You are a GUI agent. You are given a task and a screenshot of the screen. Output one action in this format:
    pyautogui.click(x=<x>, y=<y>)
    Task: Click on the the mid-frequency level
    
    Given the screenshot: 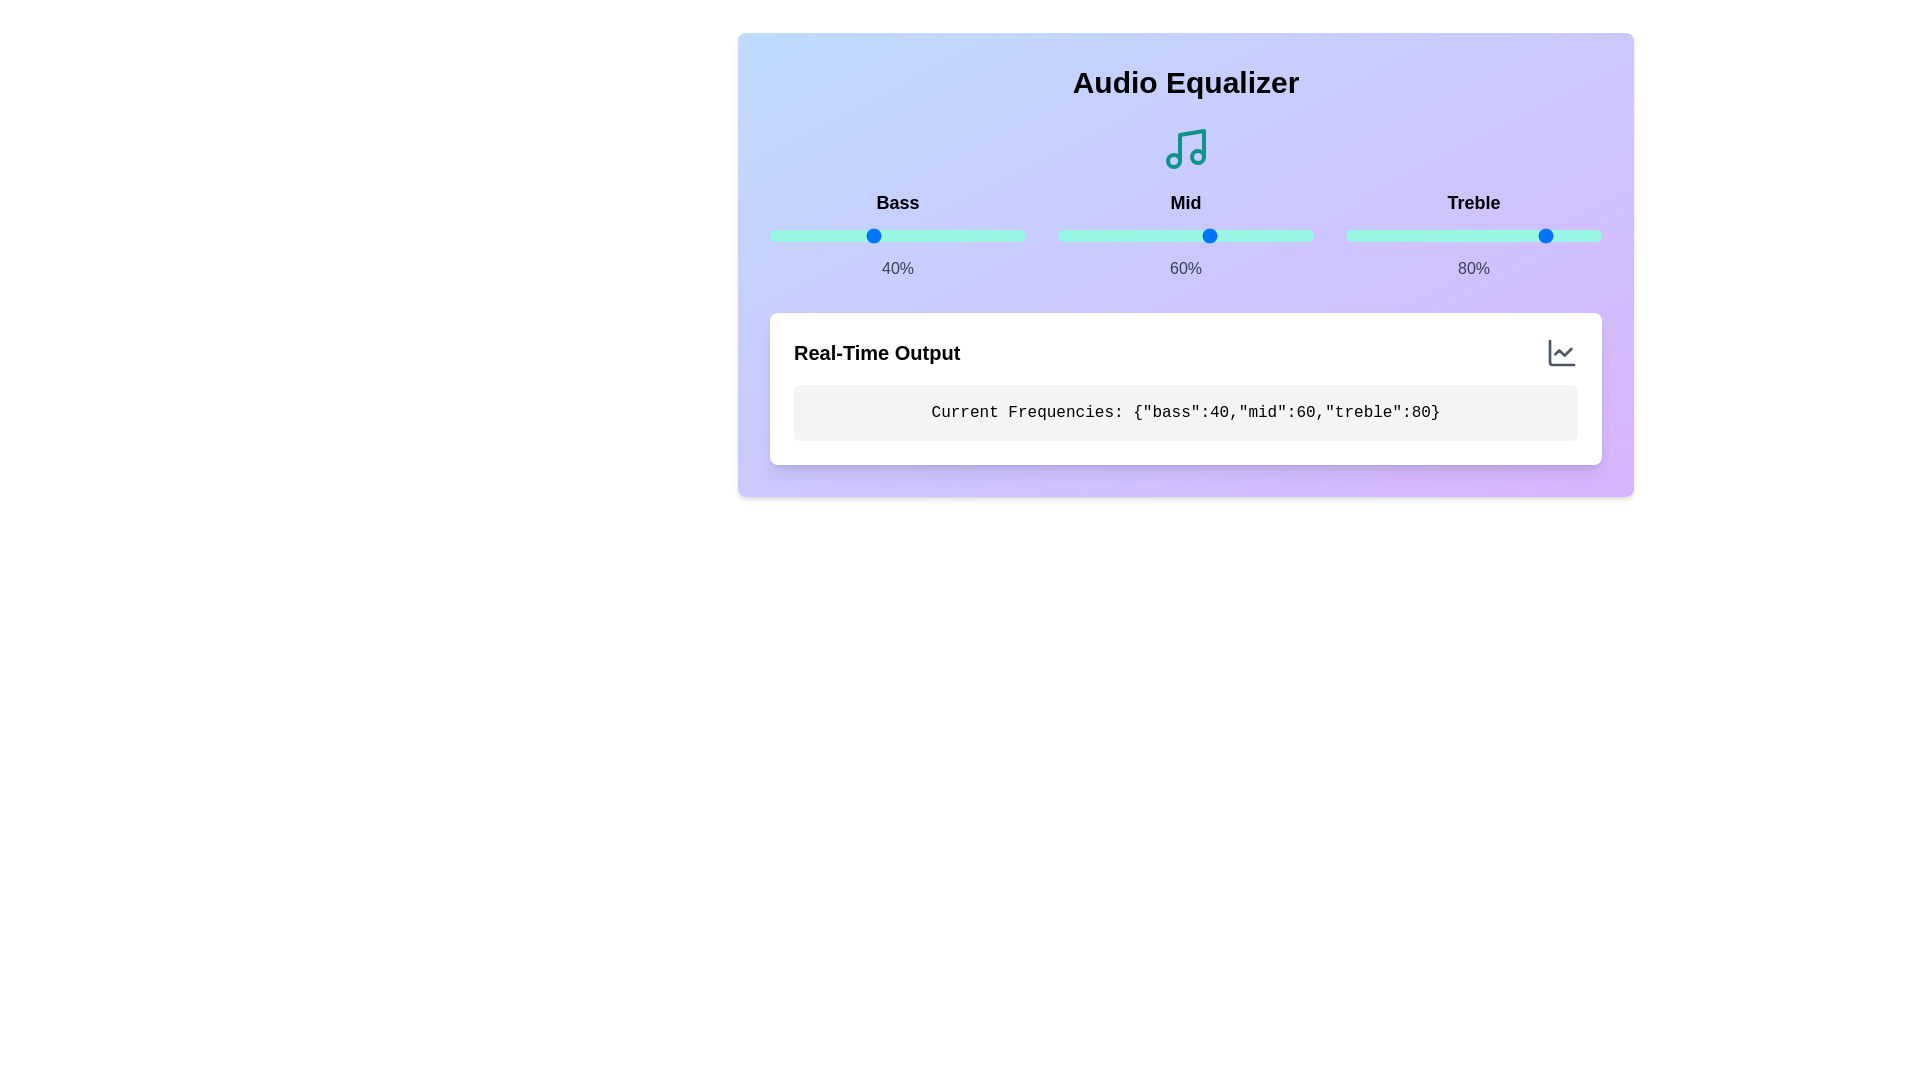 What is the action you would take?
    pyautogui.click(x=1059, y=234)
    